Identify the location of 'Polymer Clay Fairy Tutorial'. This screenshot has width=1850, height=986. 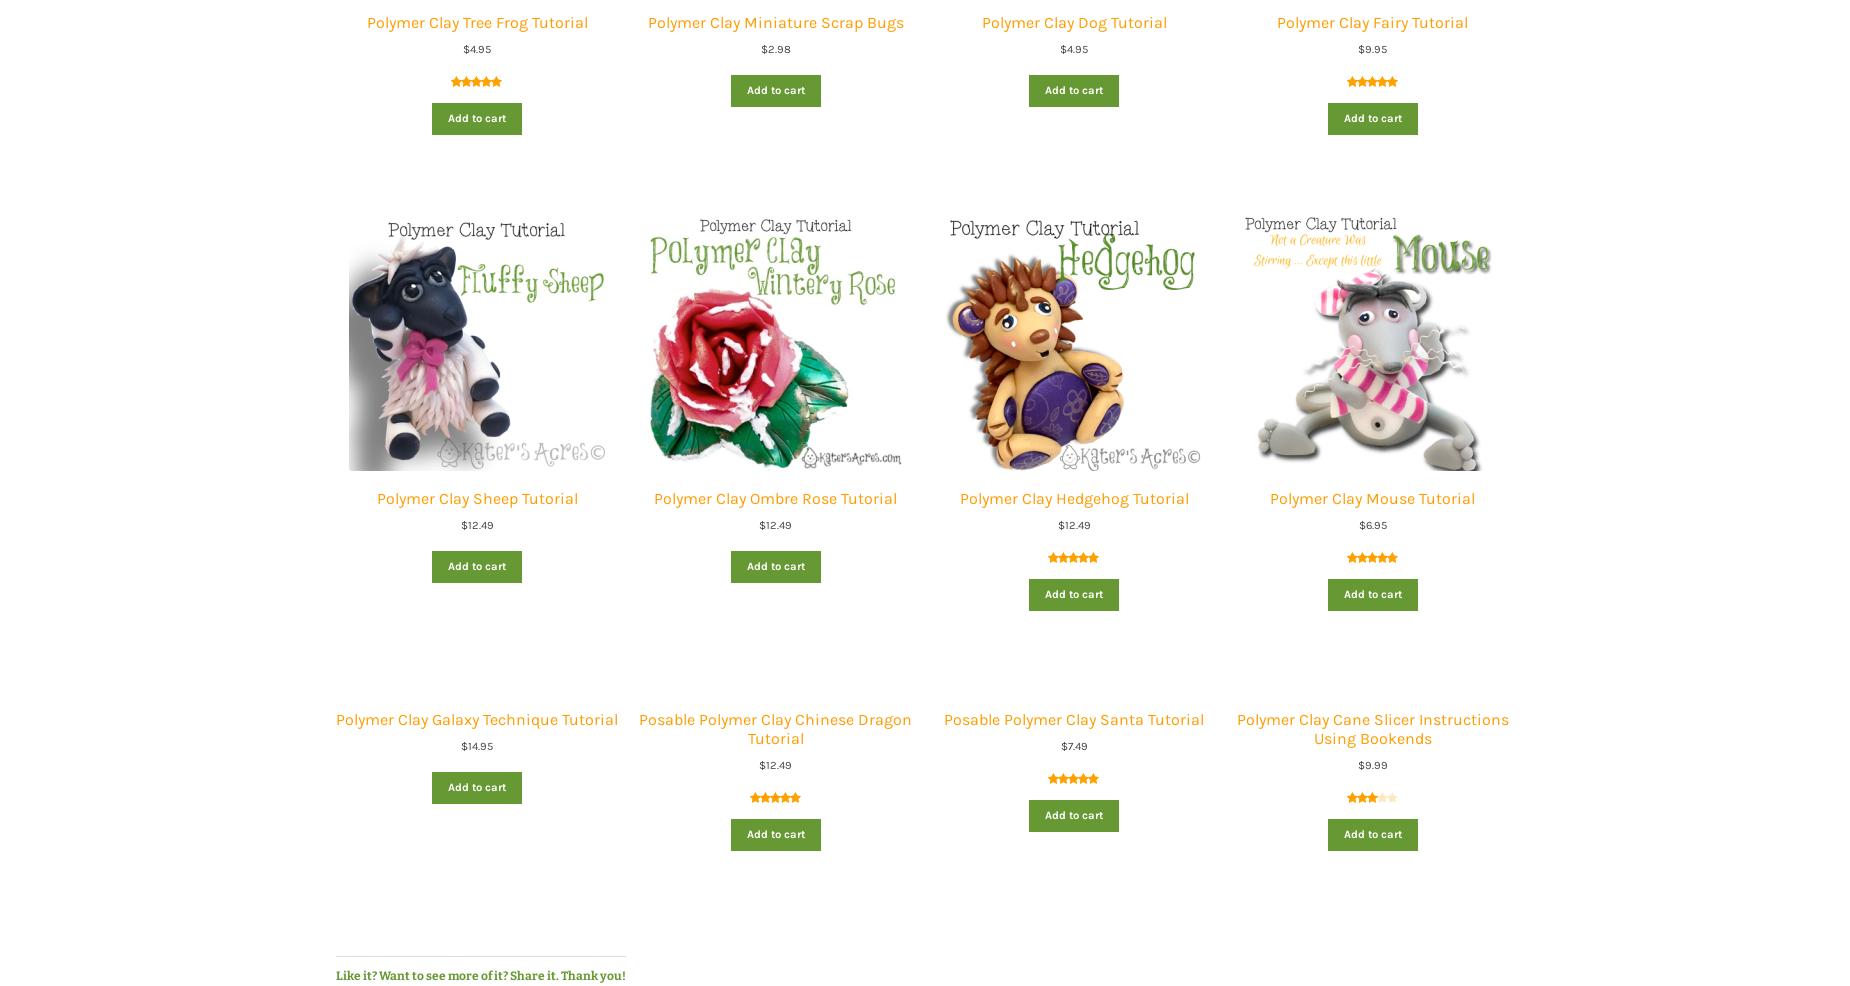
(1276, 21).